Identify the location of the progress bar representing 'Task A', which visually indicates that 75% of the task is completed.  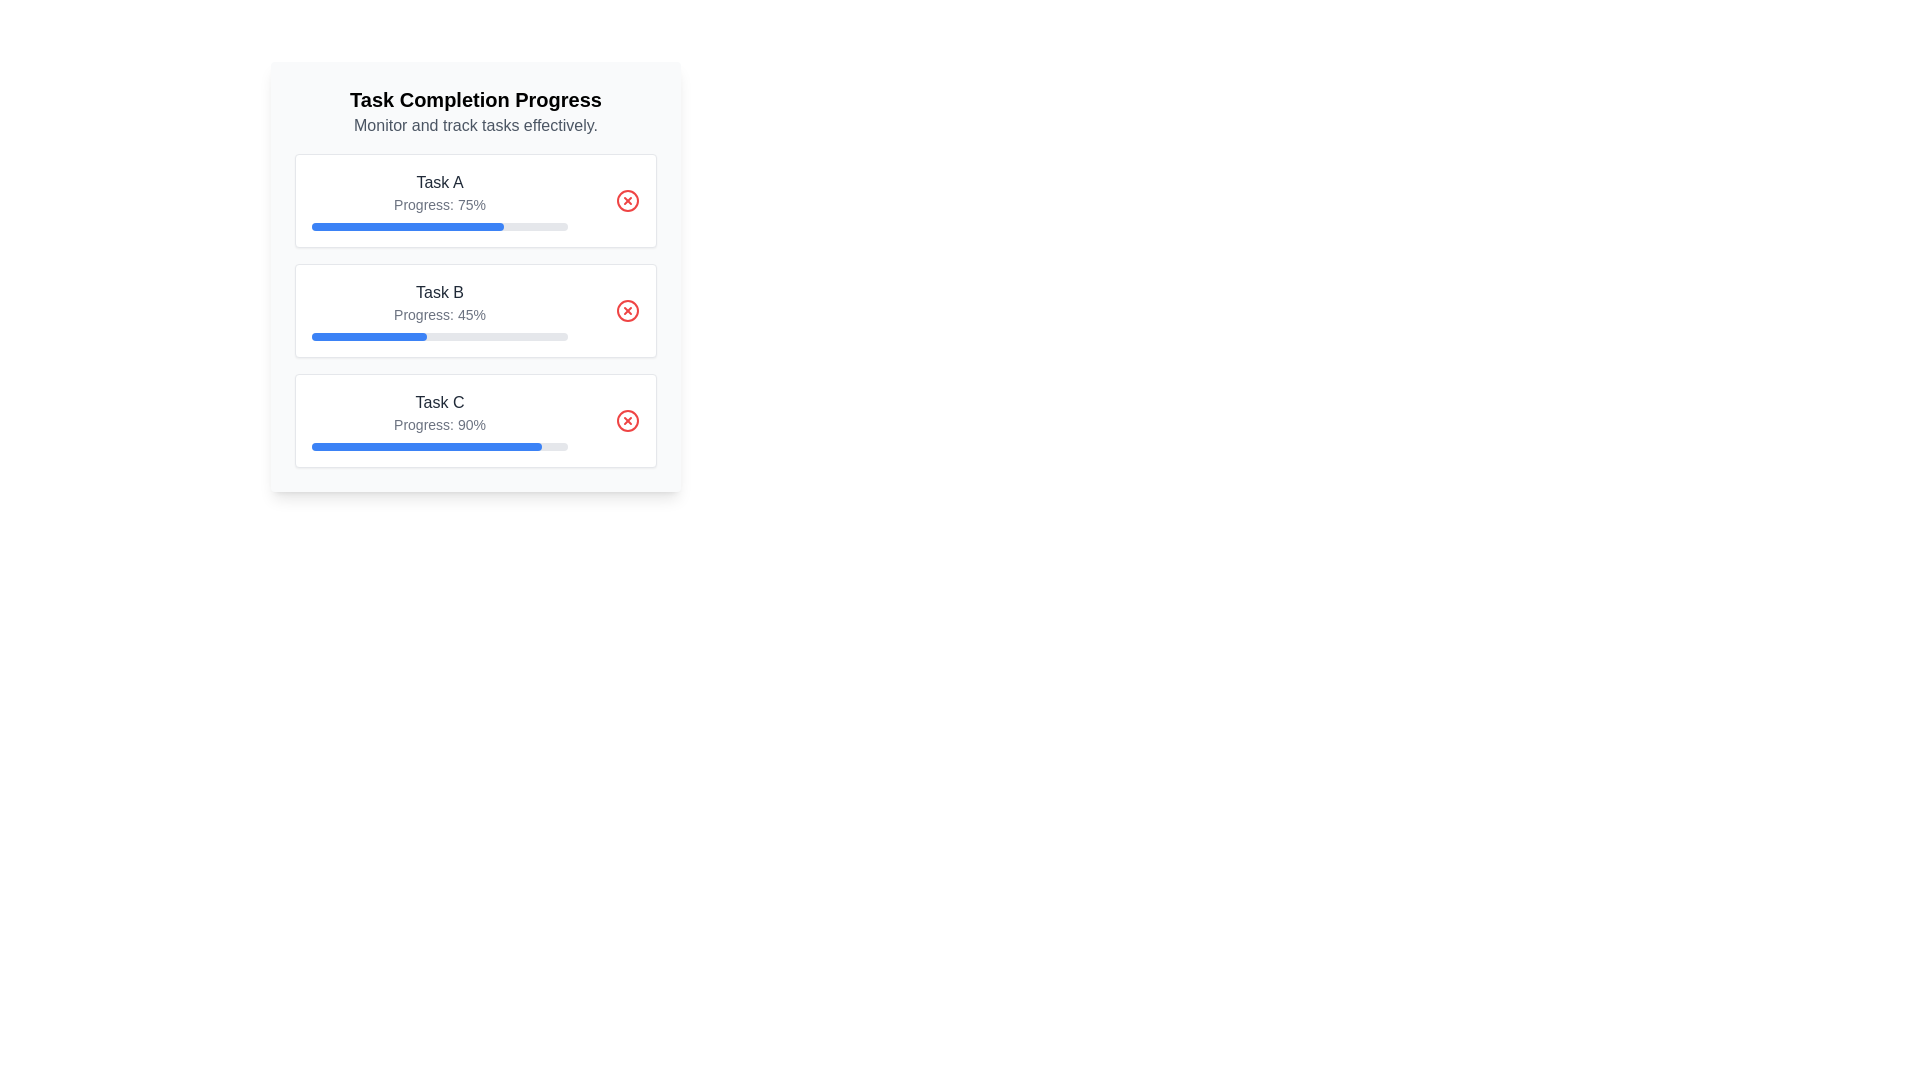
(407, 226).